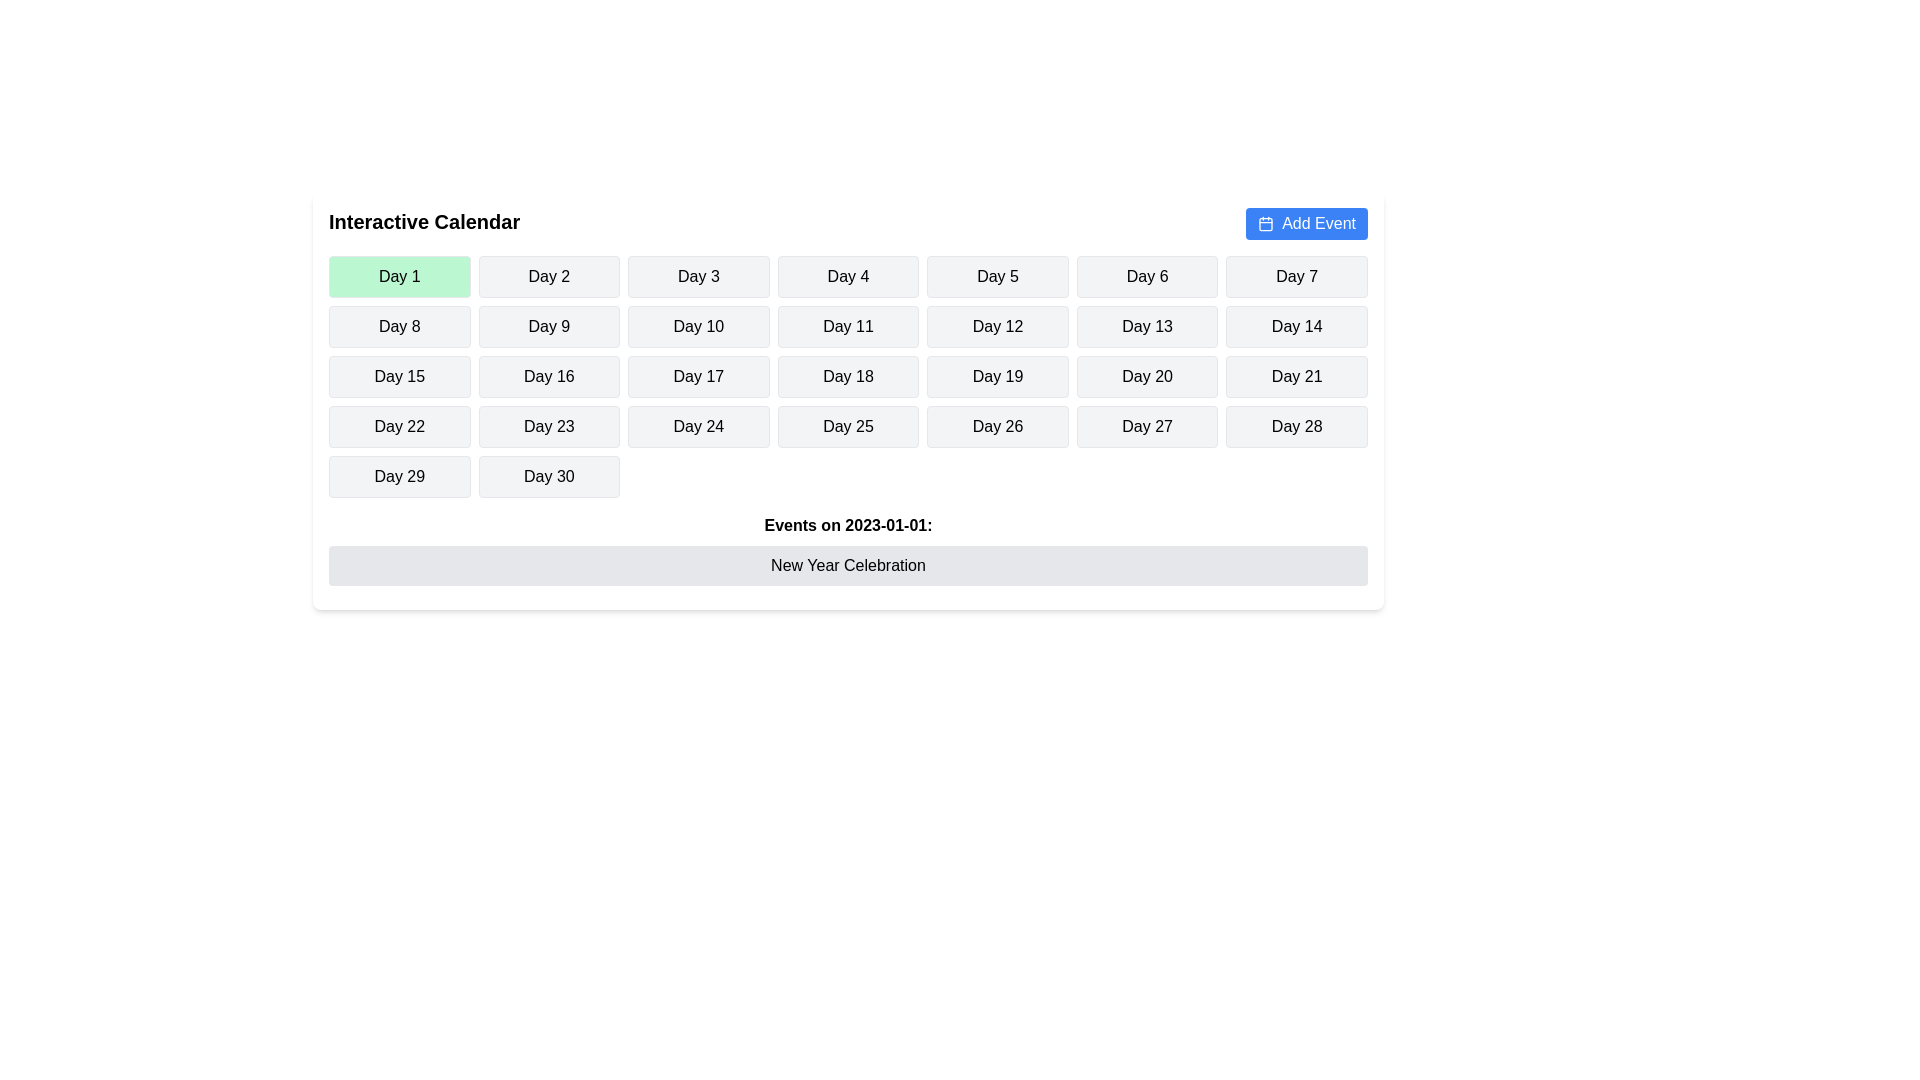  What do you see at coordinates (848, 326) in the screenshot?
I see `the interactive day button in the calendar interface located in the second row, fourth column of the grid layout` at bounding box center [848, 326].